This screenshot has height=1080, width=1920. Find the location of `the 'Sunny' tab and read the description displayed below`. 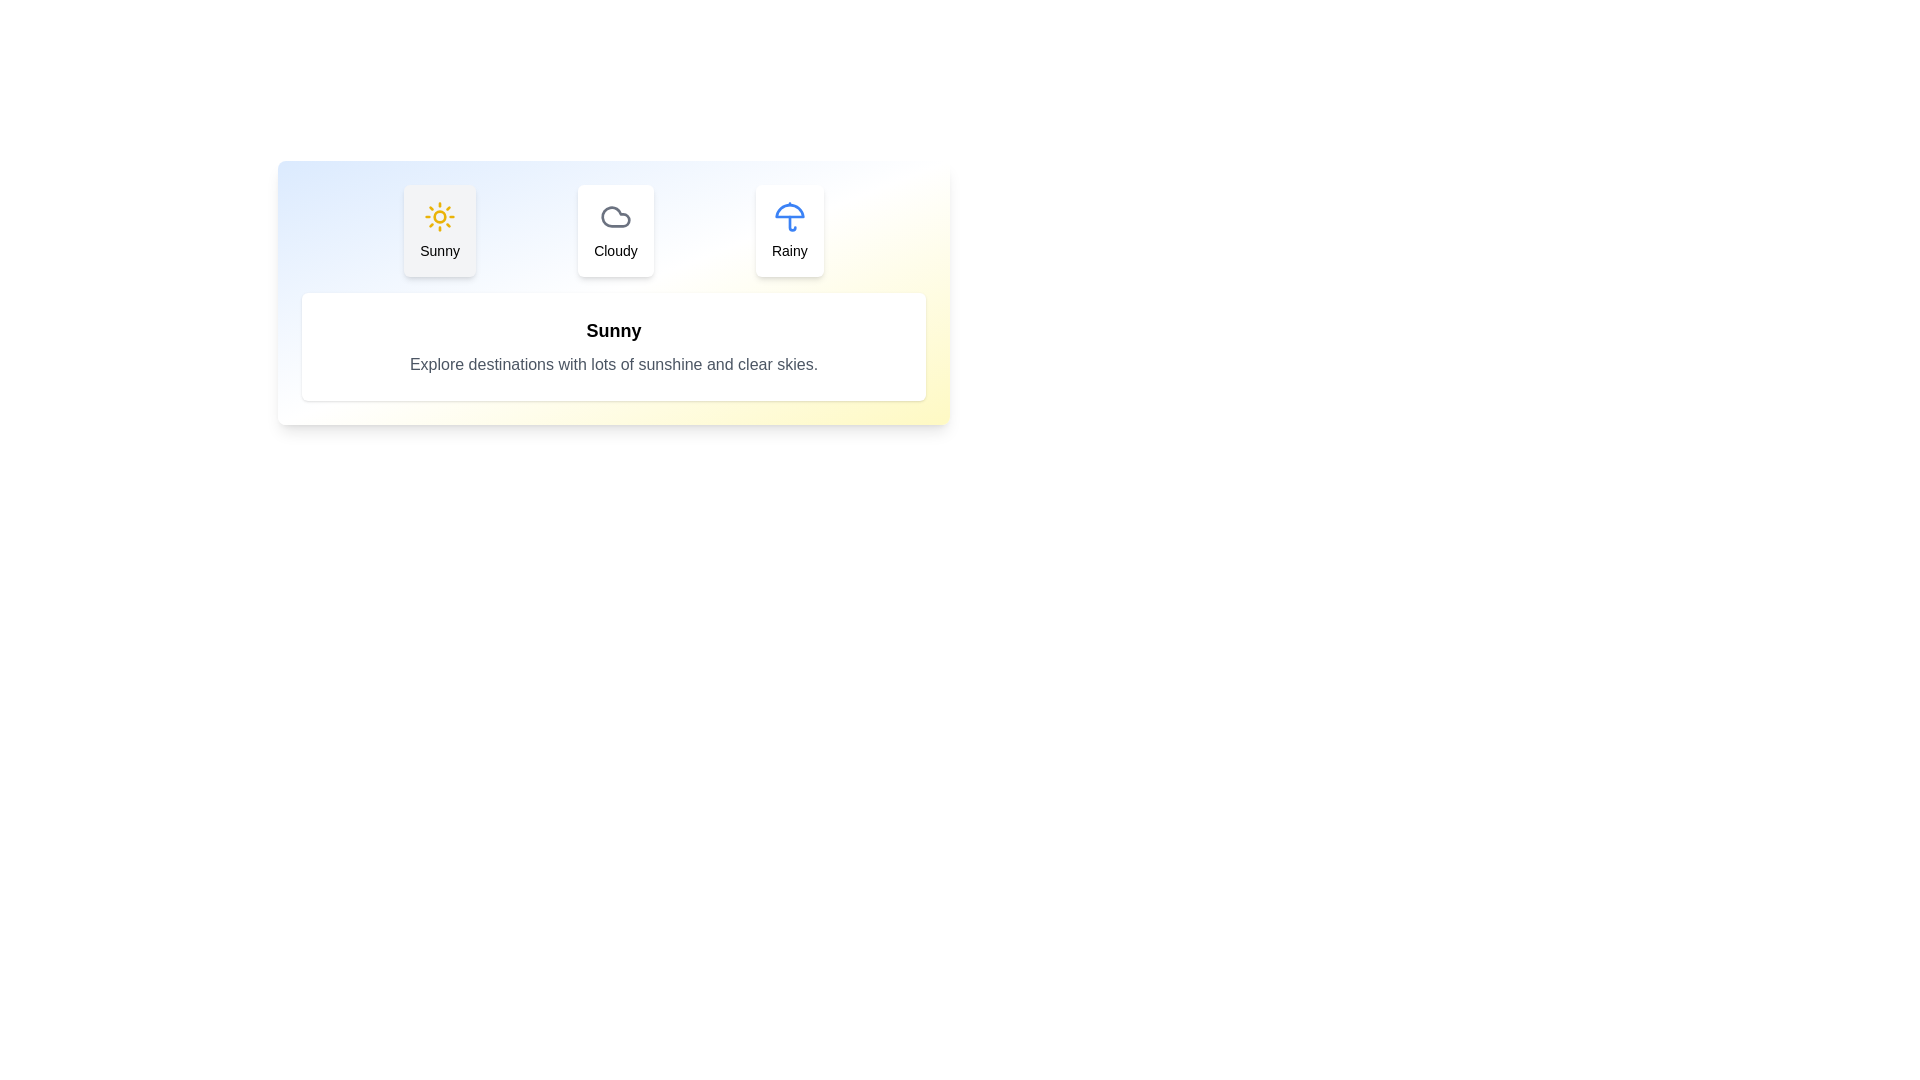

the 'Sunny' tab and read the description displayed below is located at coordinates (439, 230).